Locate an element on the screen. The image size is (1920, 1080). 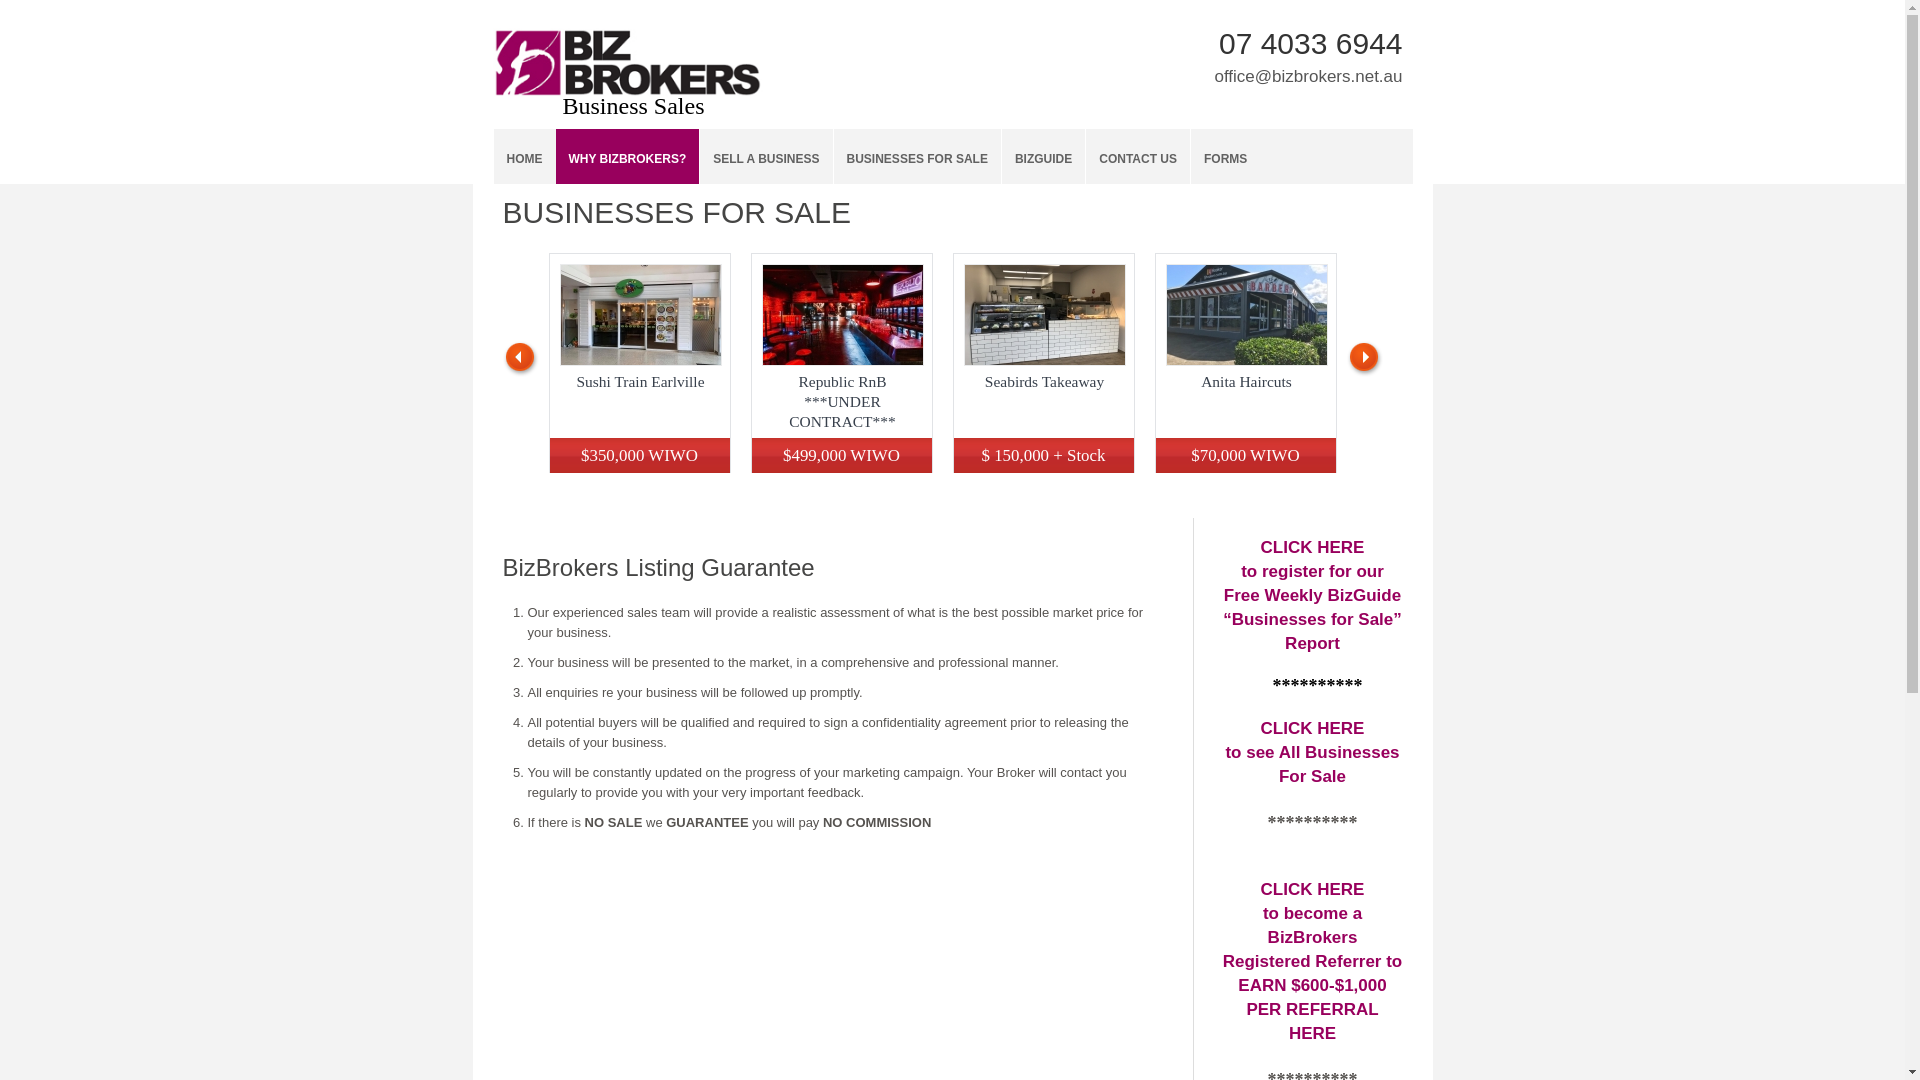
'WHY BIZBROKERS?' is located at coordinates (556, 155).